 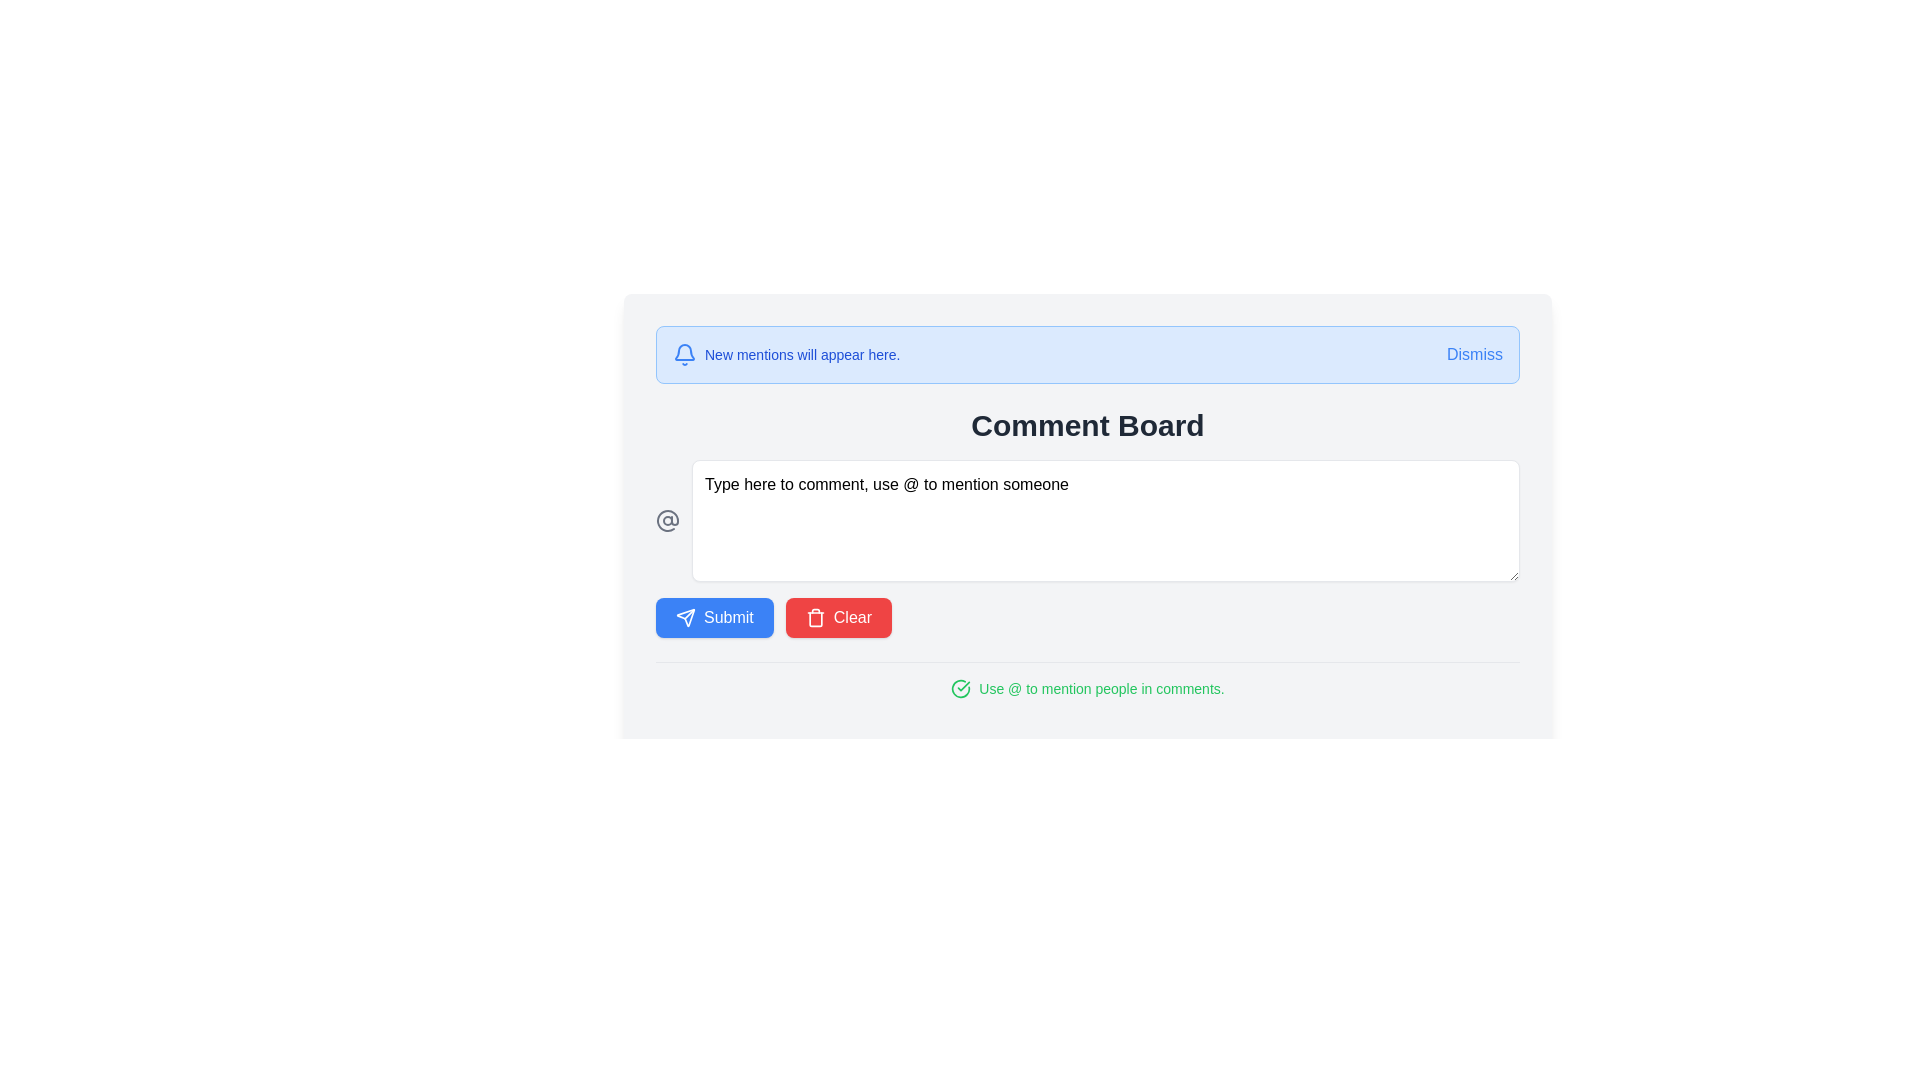 I want to click on the dismiss button located at the far right of the notification box with a blue background, adjacent to the text message 'New mentions will appear here.', so click(x=1474, y=353).